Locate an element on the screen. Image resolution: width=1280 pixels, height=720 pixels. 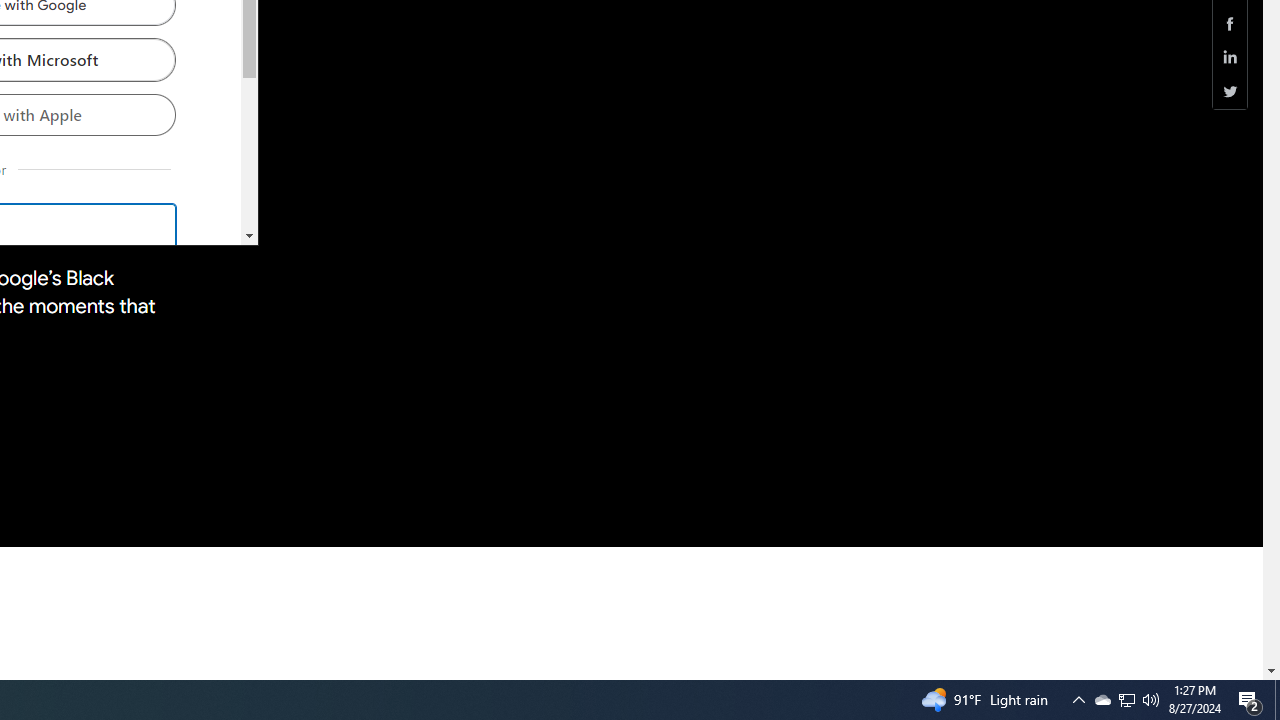
'Q2790: 100%' is located at coordinates (1151, 698).